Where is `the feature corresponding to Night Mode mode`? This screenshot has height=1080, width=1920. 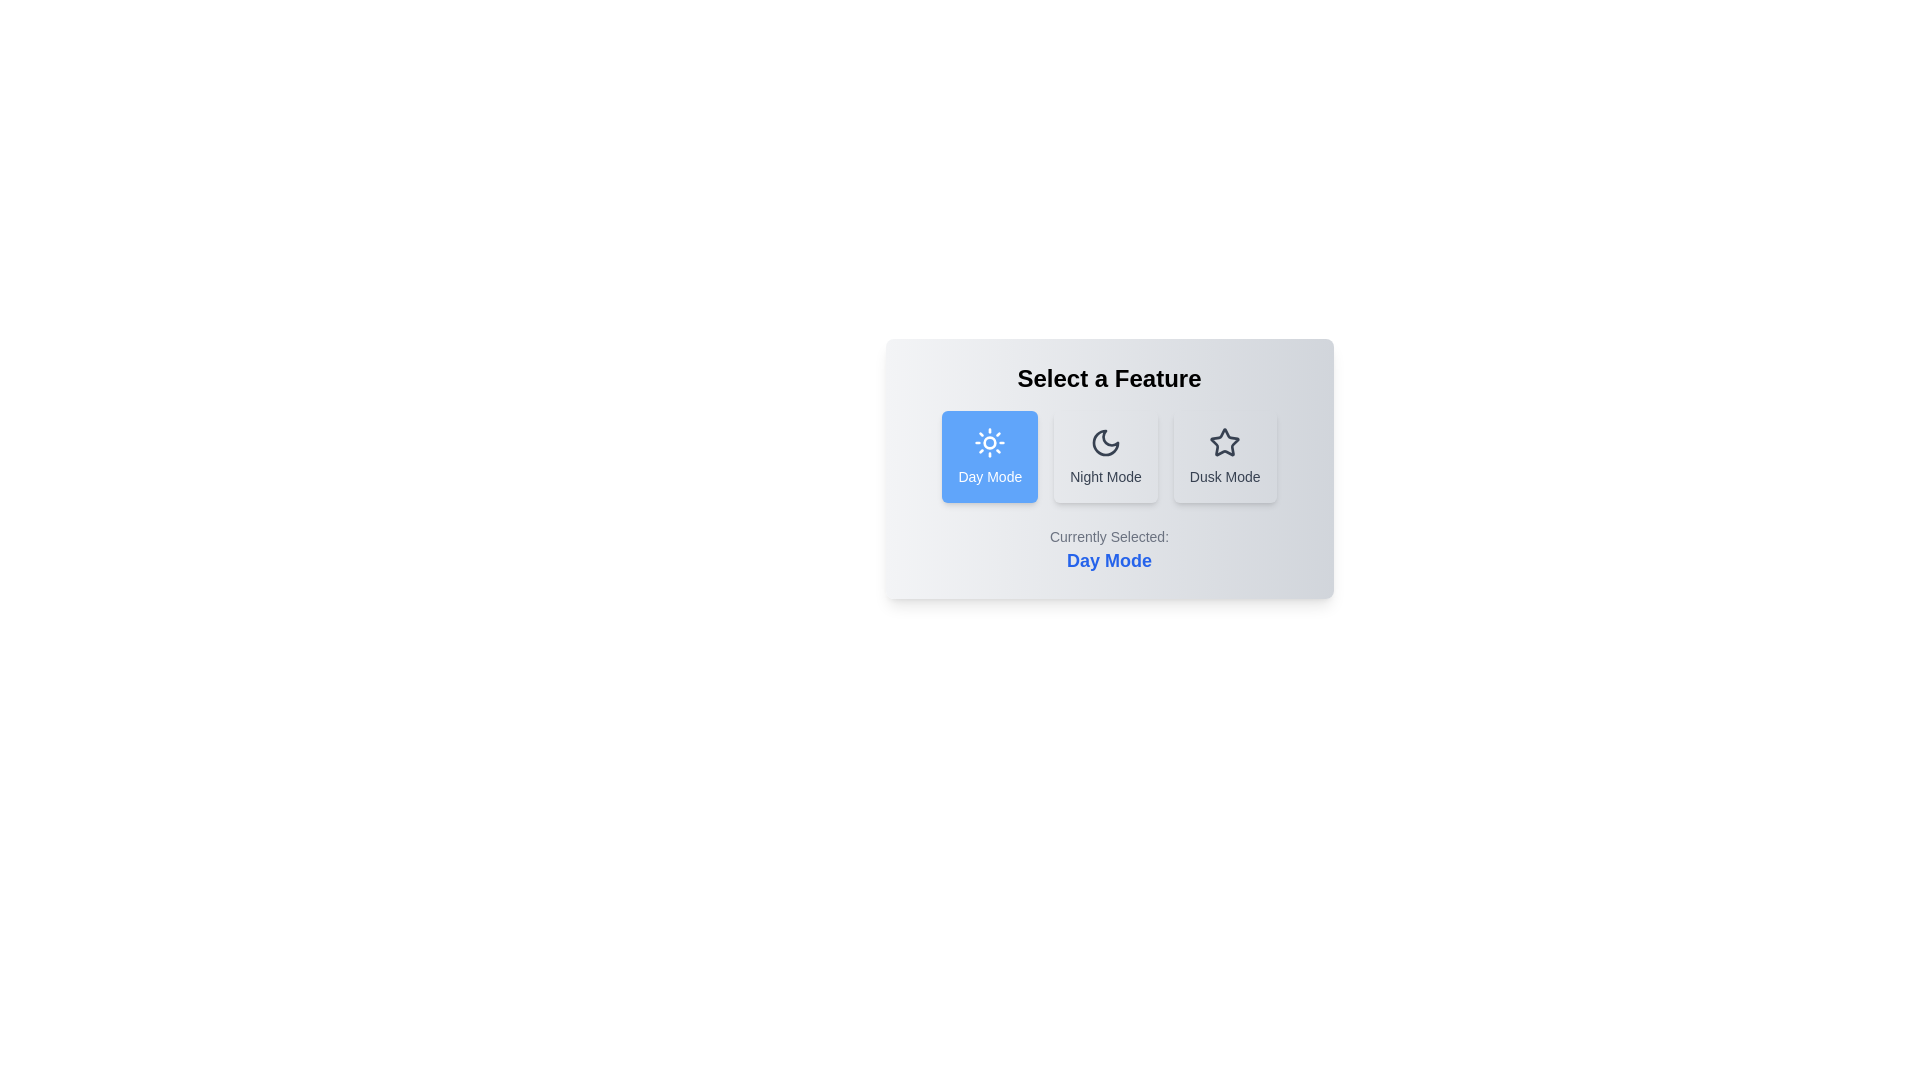 the feature corresponding to Night Mode mode is located at coordinates (1104, 456).